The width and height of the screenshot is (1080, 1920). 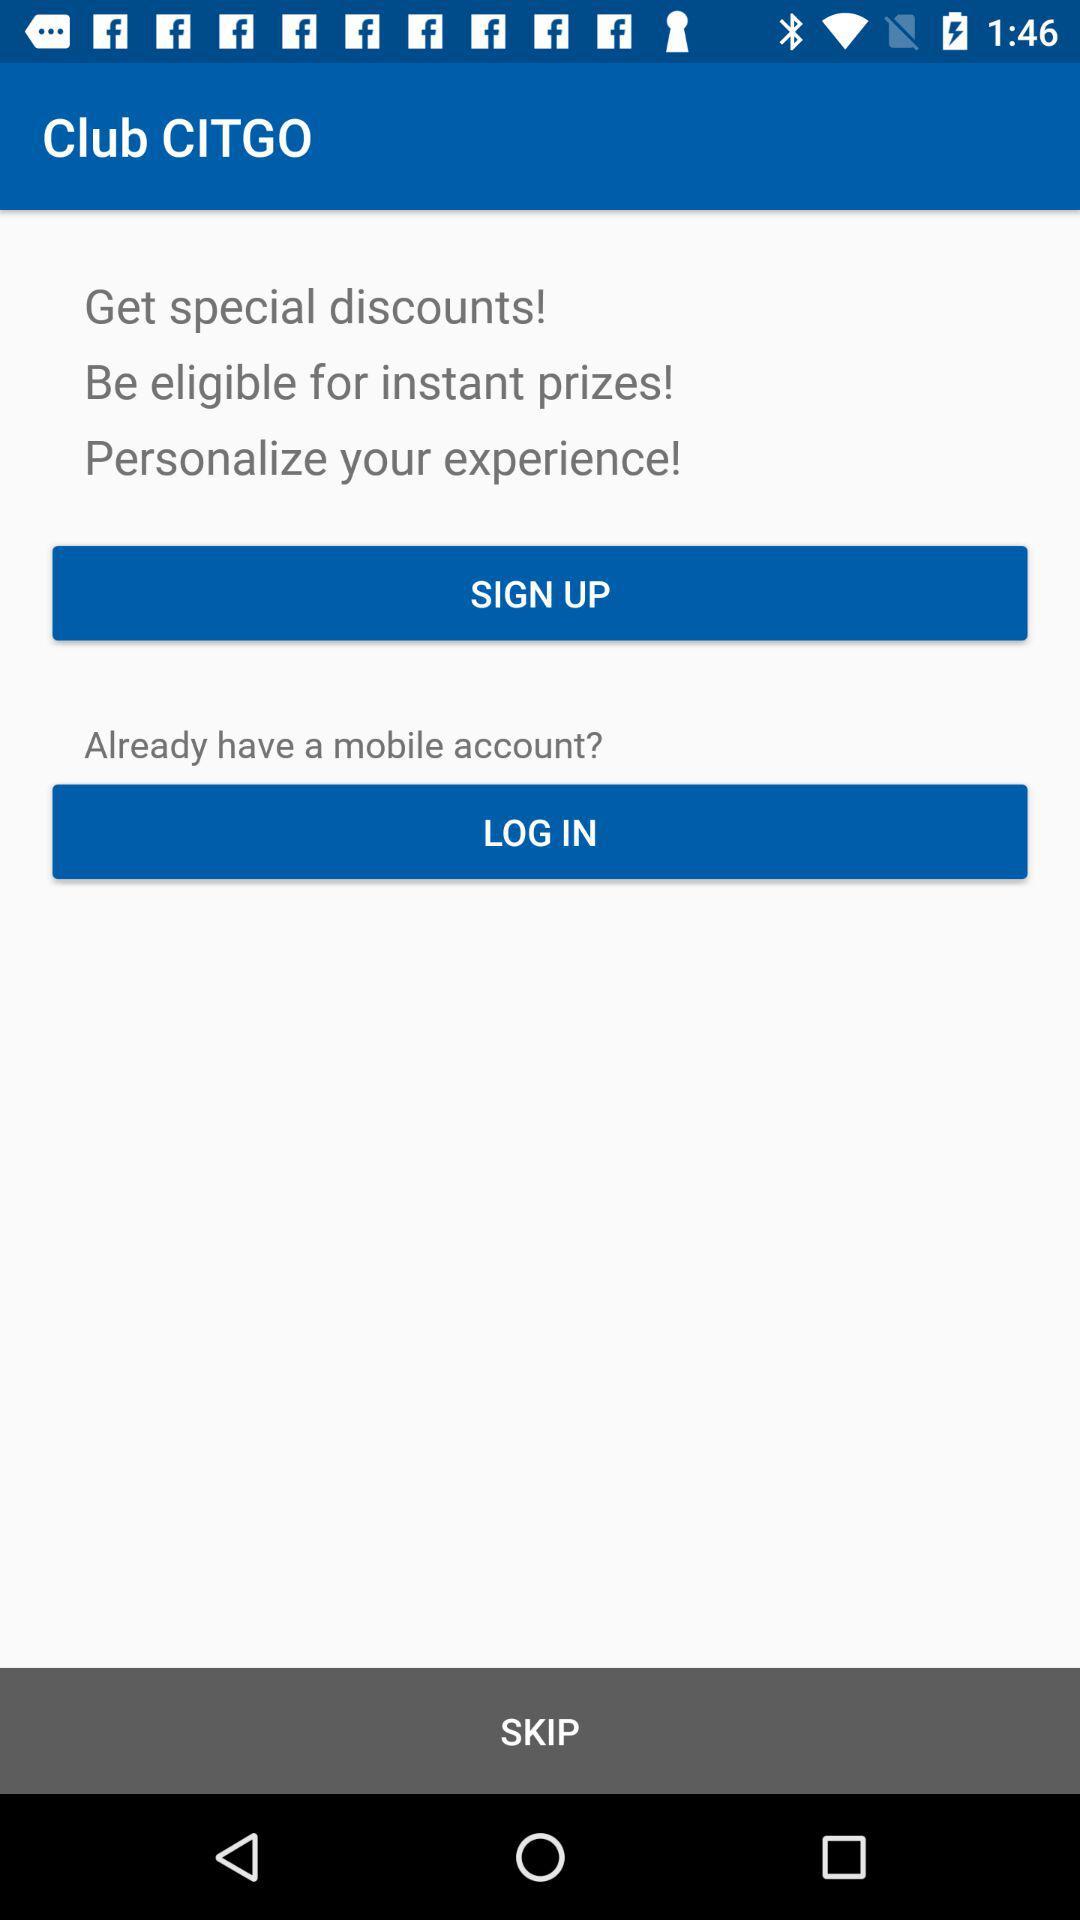 I want to click on log in icon, so click(x=540, y=831).